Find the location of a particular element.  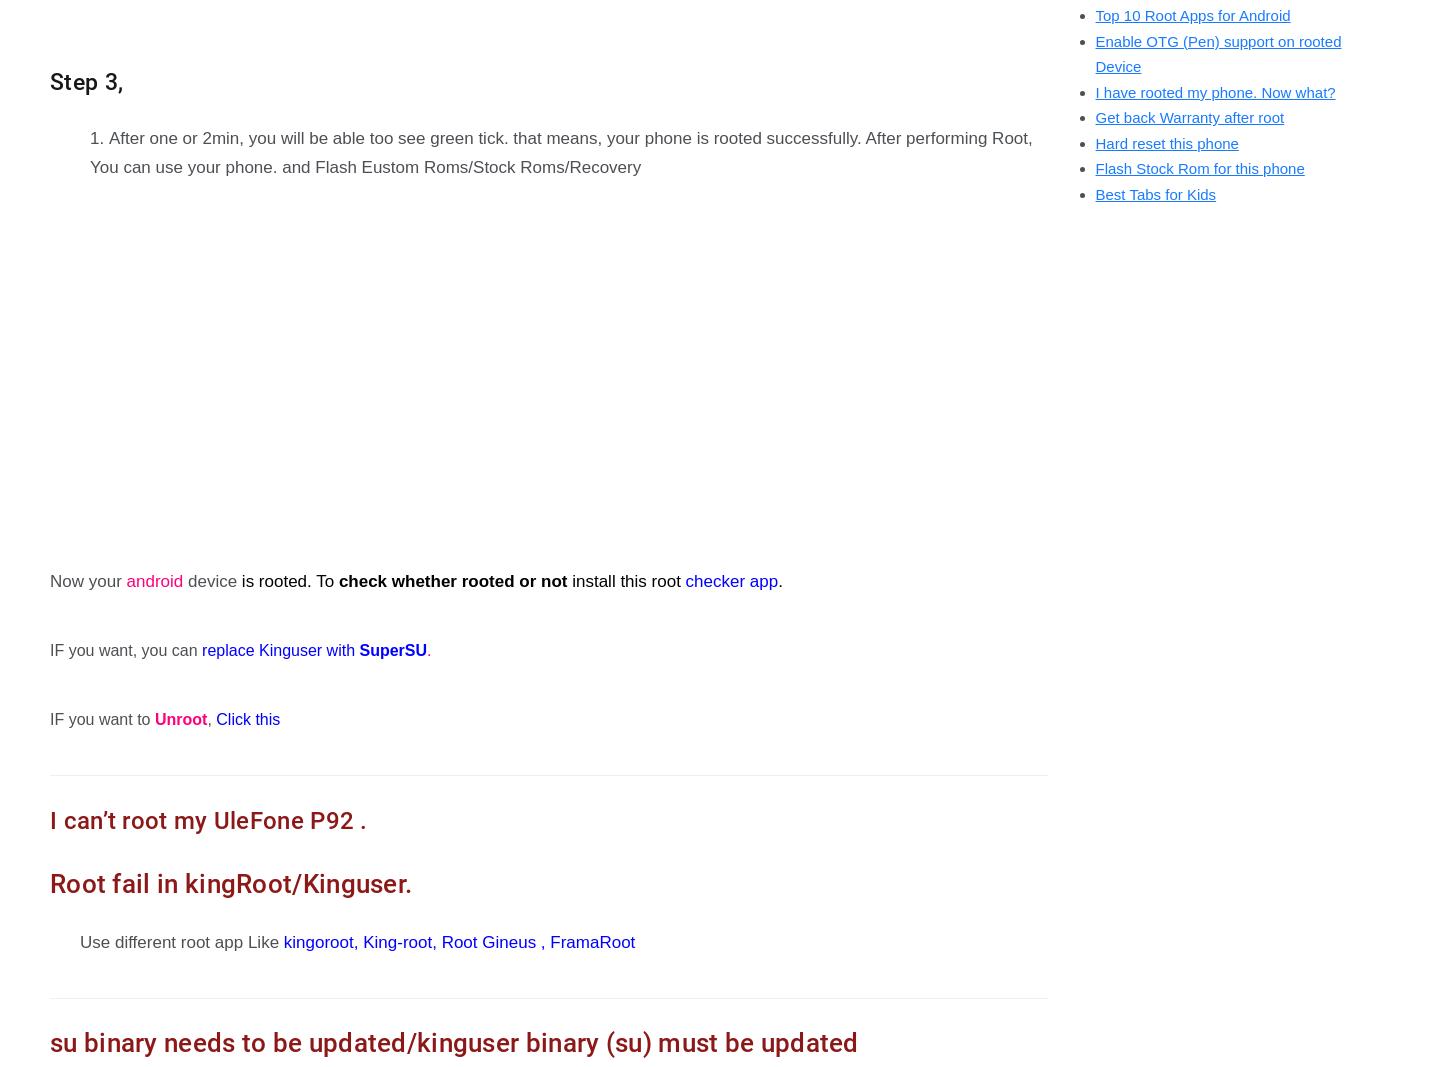

'FramaRoot' is located at coordinates (592, 941).